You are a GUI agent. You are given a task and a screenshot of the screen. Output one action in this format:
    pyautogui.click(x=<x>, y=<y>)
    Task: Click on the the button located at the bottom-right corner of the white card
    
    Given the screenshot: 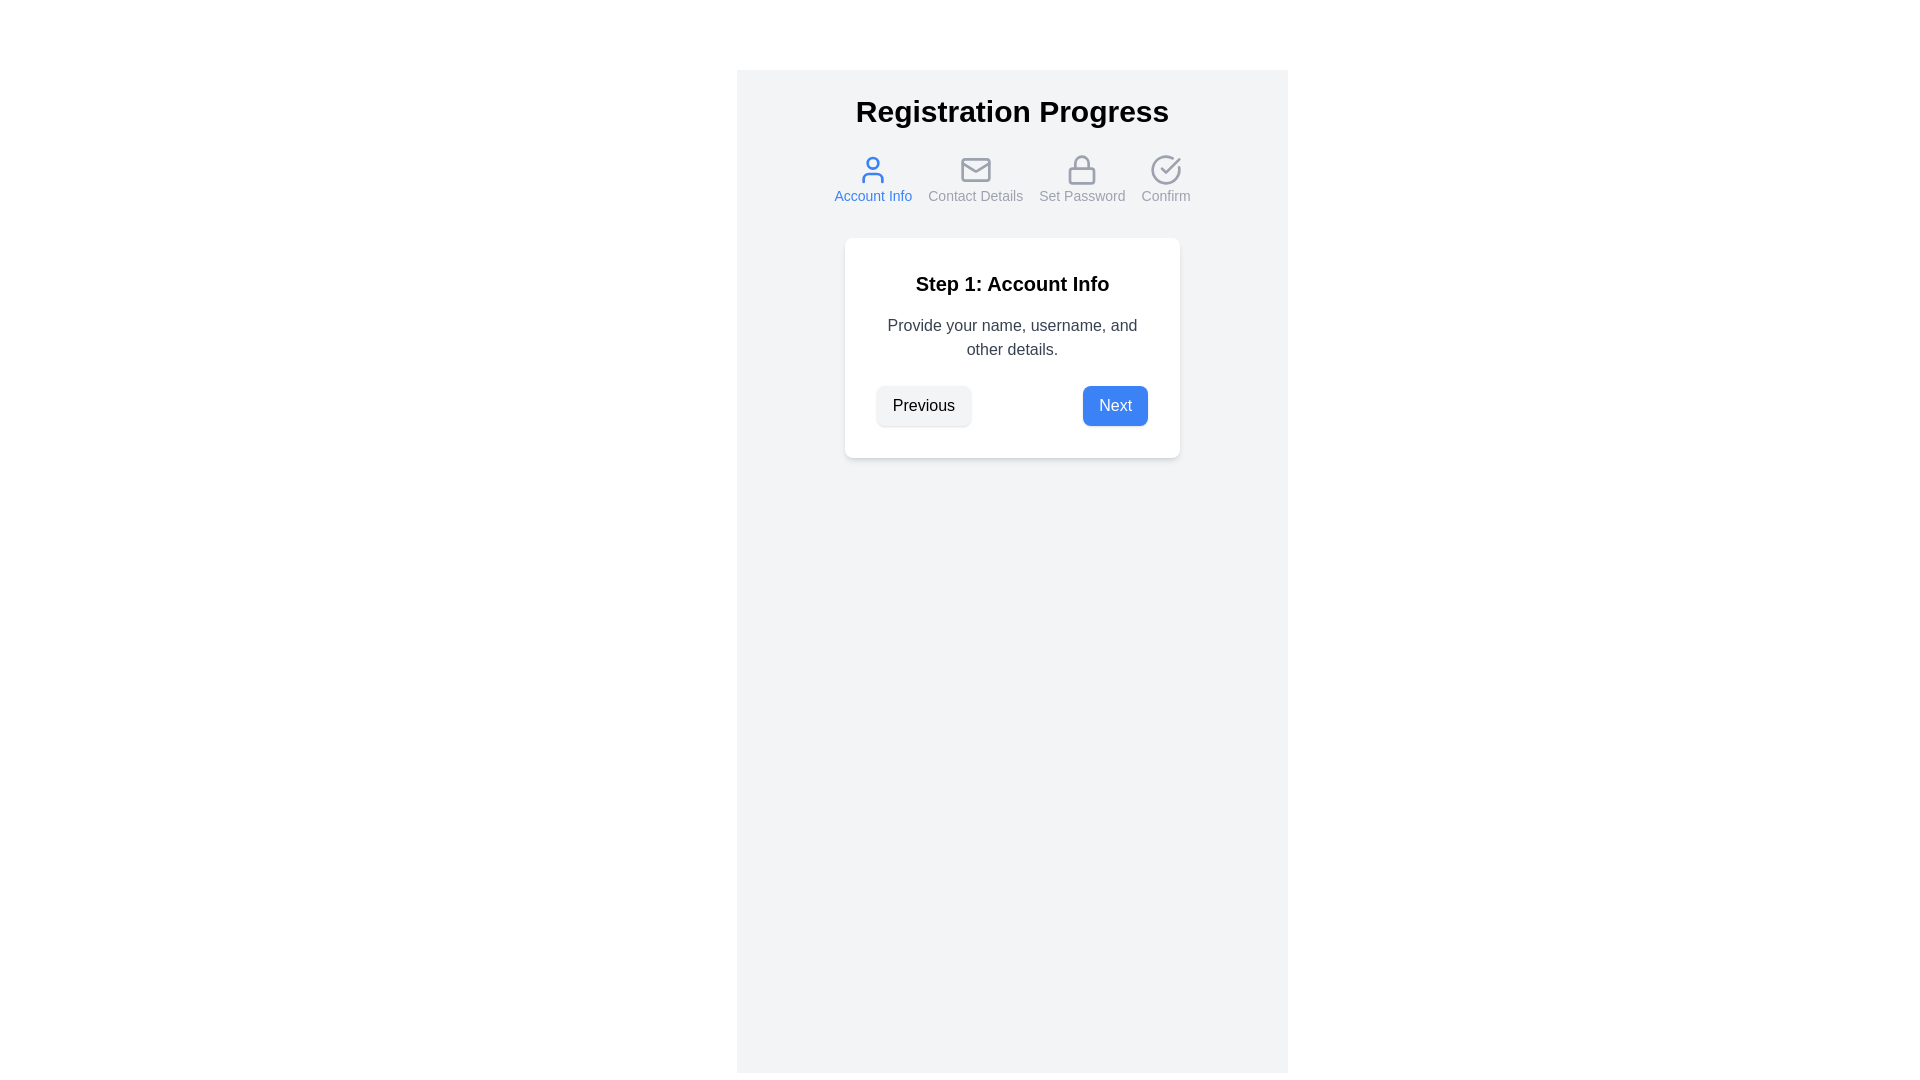 What is the action you would take?
    pyautogui.click(x=1114, y=405)
    